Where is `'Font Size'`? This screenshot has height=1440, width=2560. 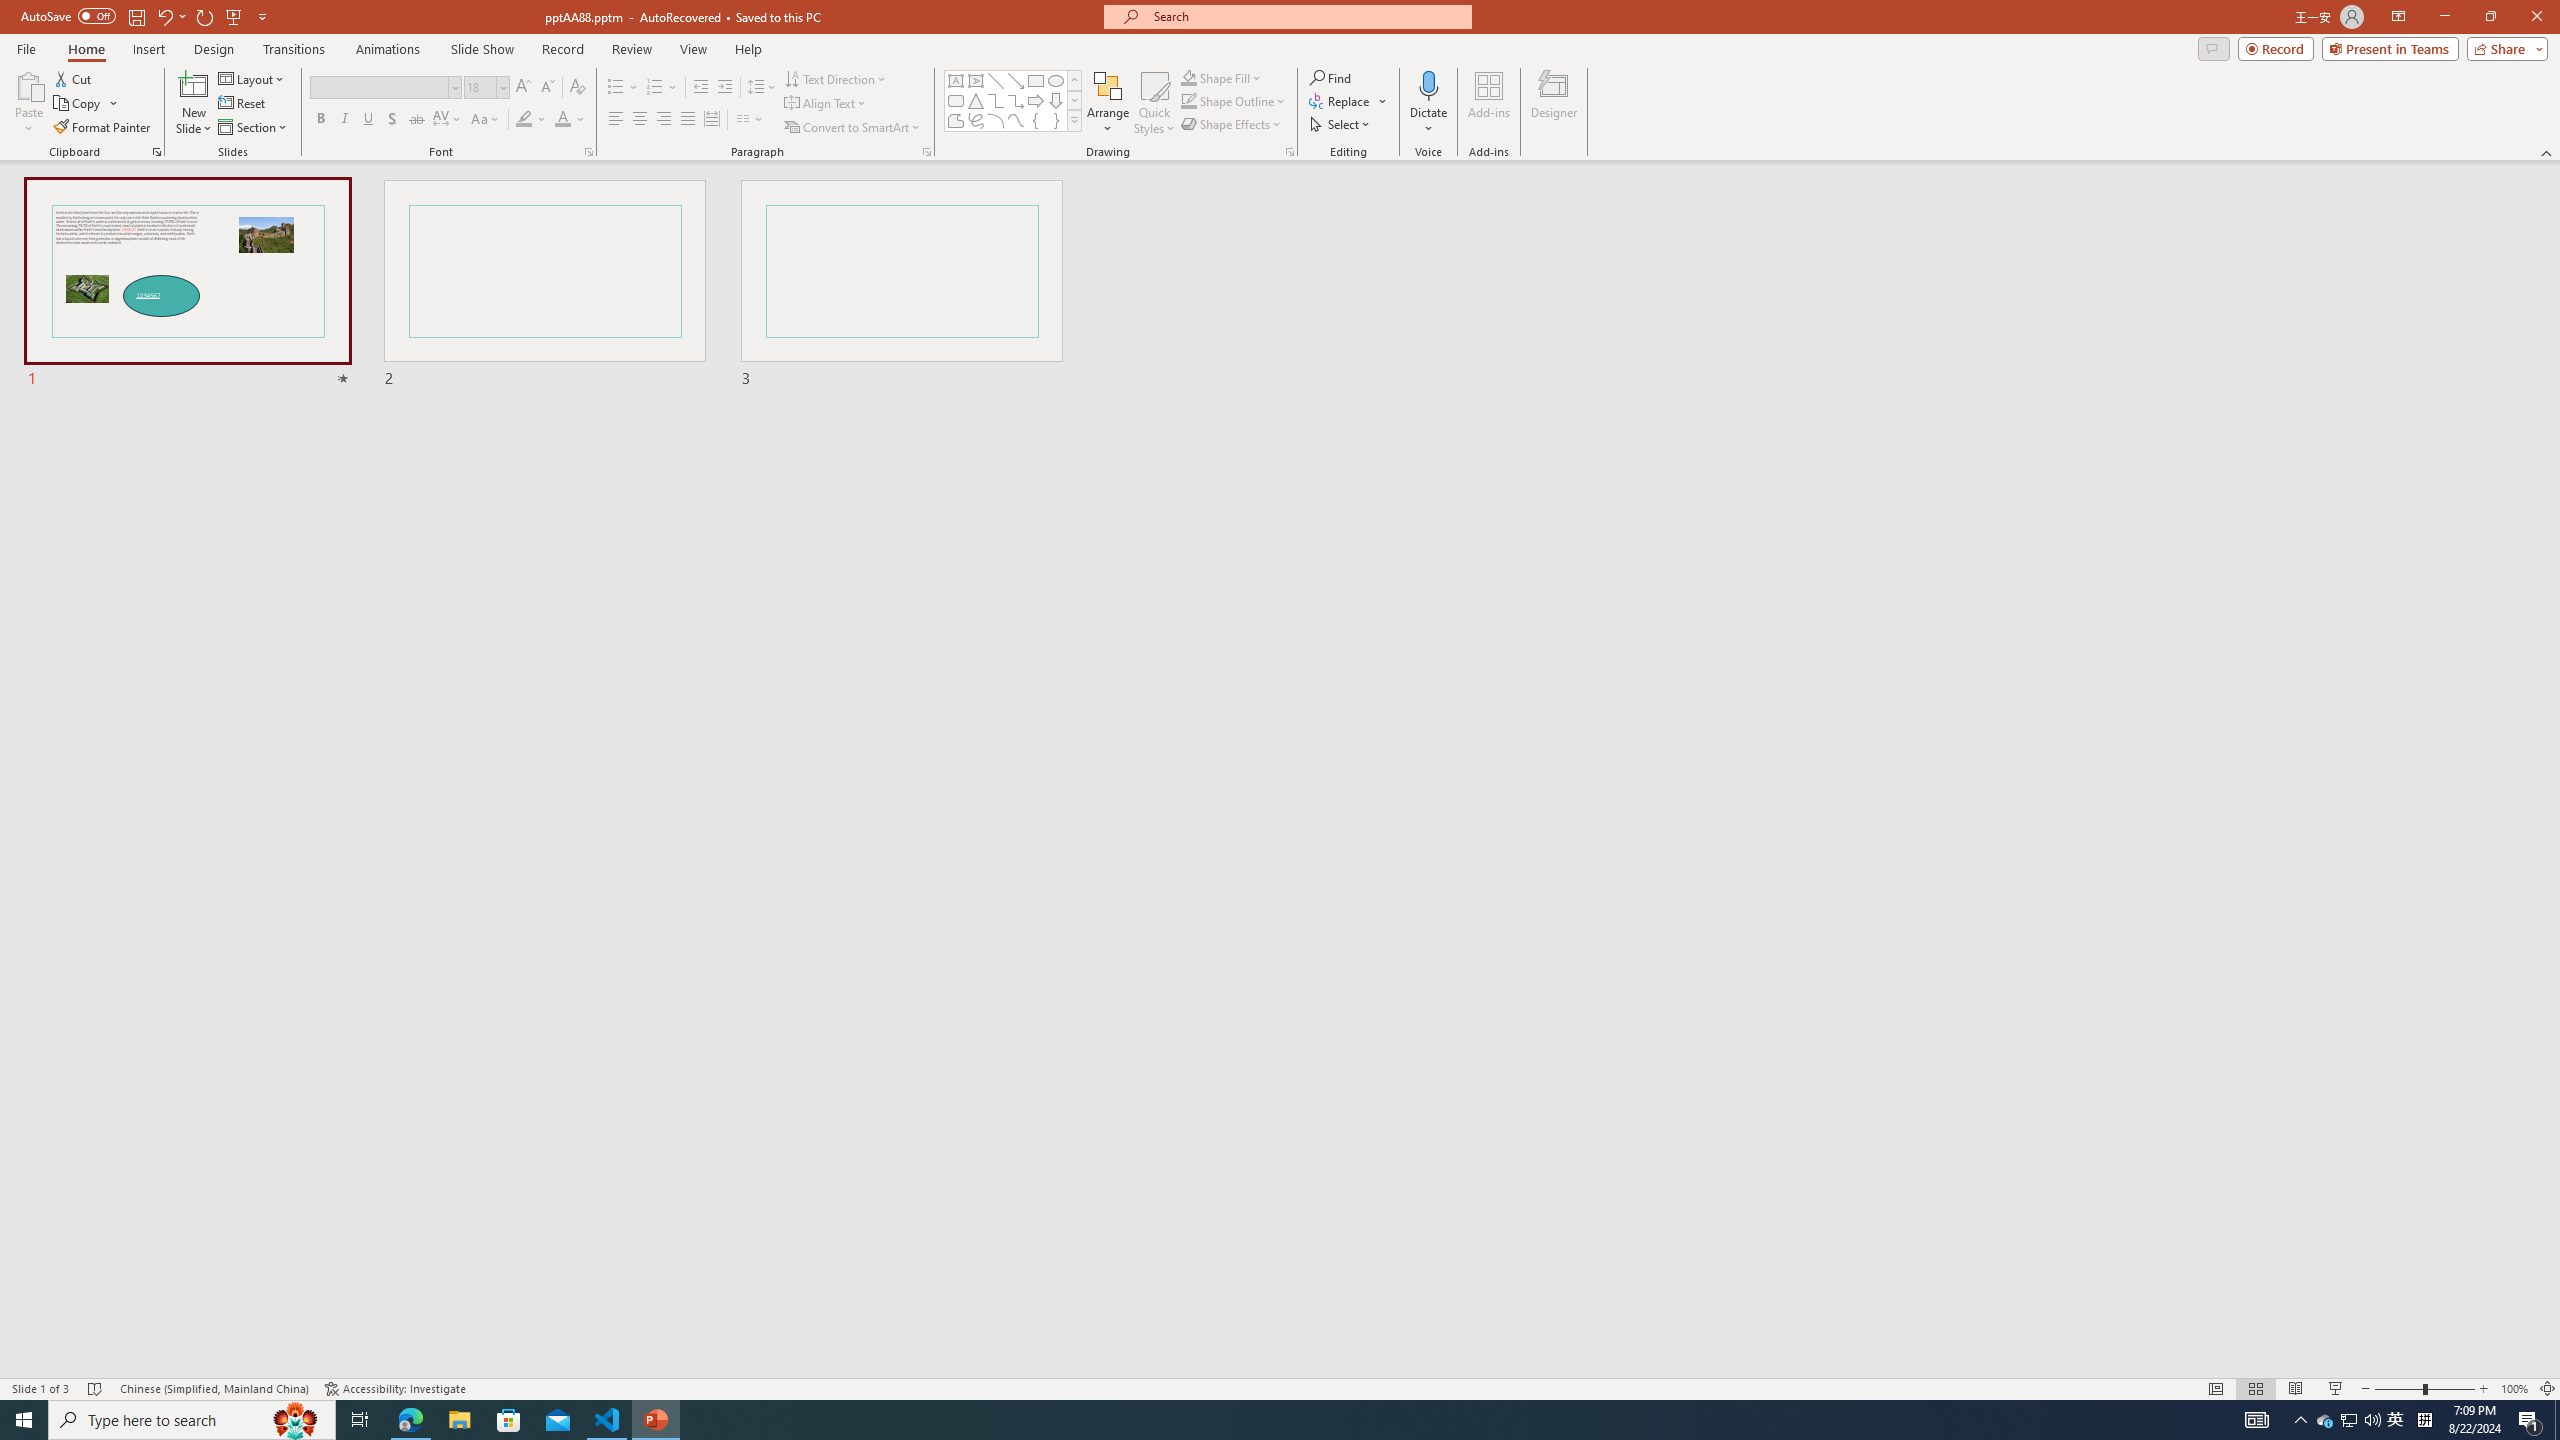 'Font Size' is located at coordinates (485, 87).